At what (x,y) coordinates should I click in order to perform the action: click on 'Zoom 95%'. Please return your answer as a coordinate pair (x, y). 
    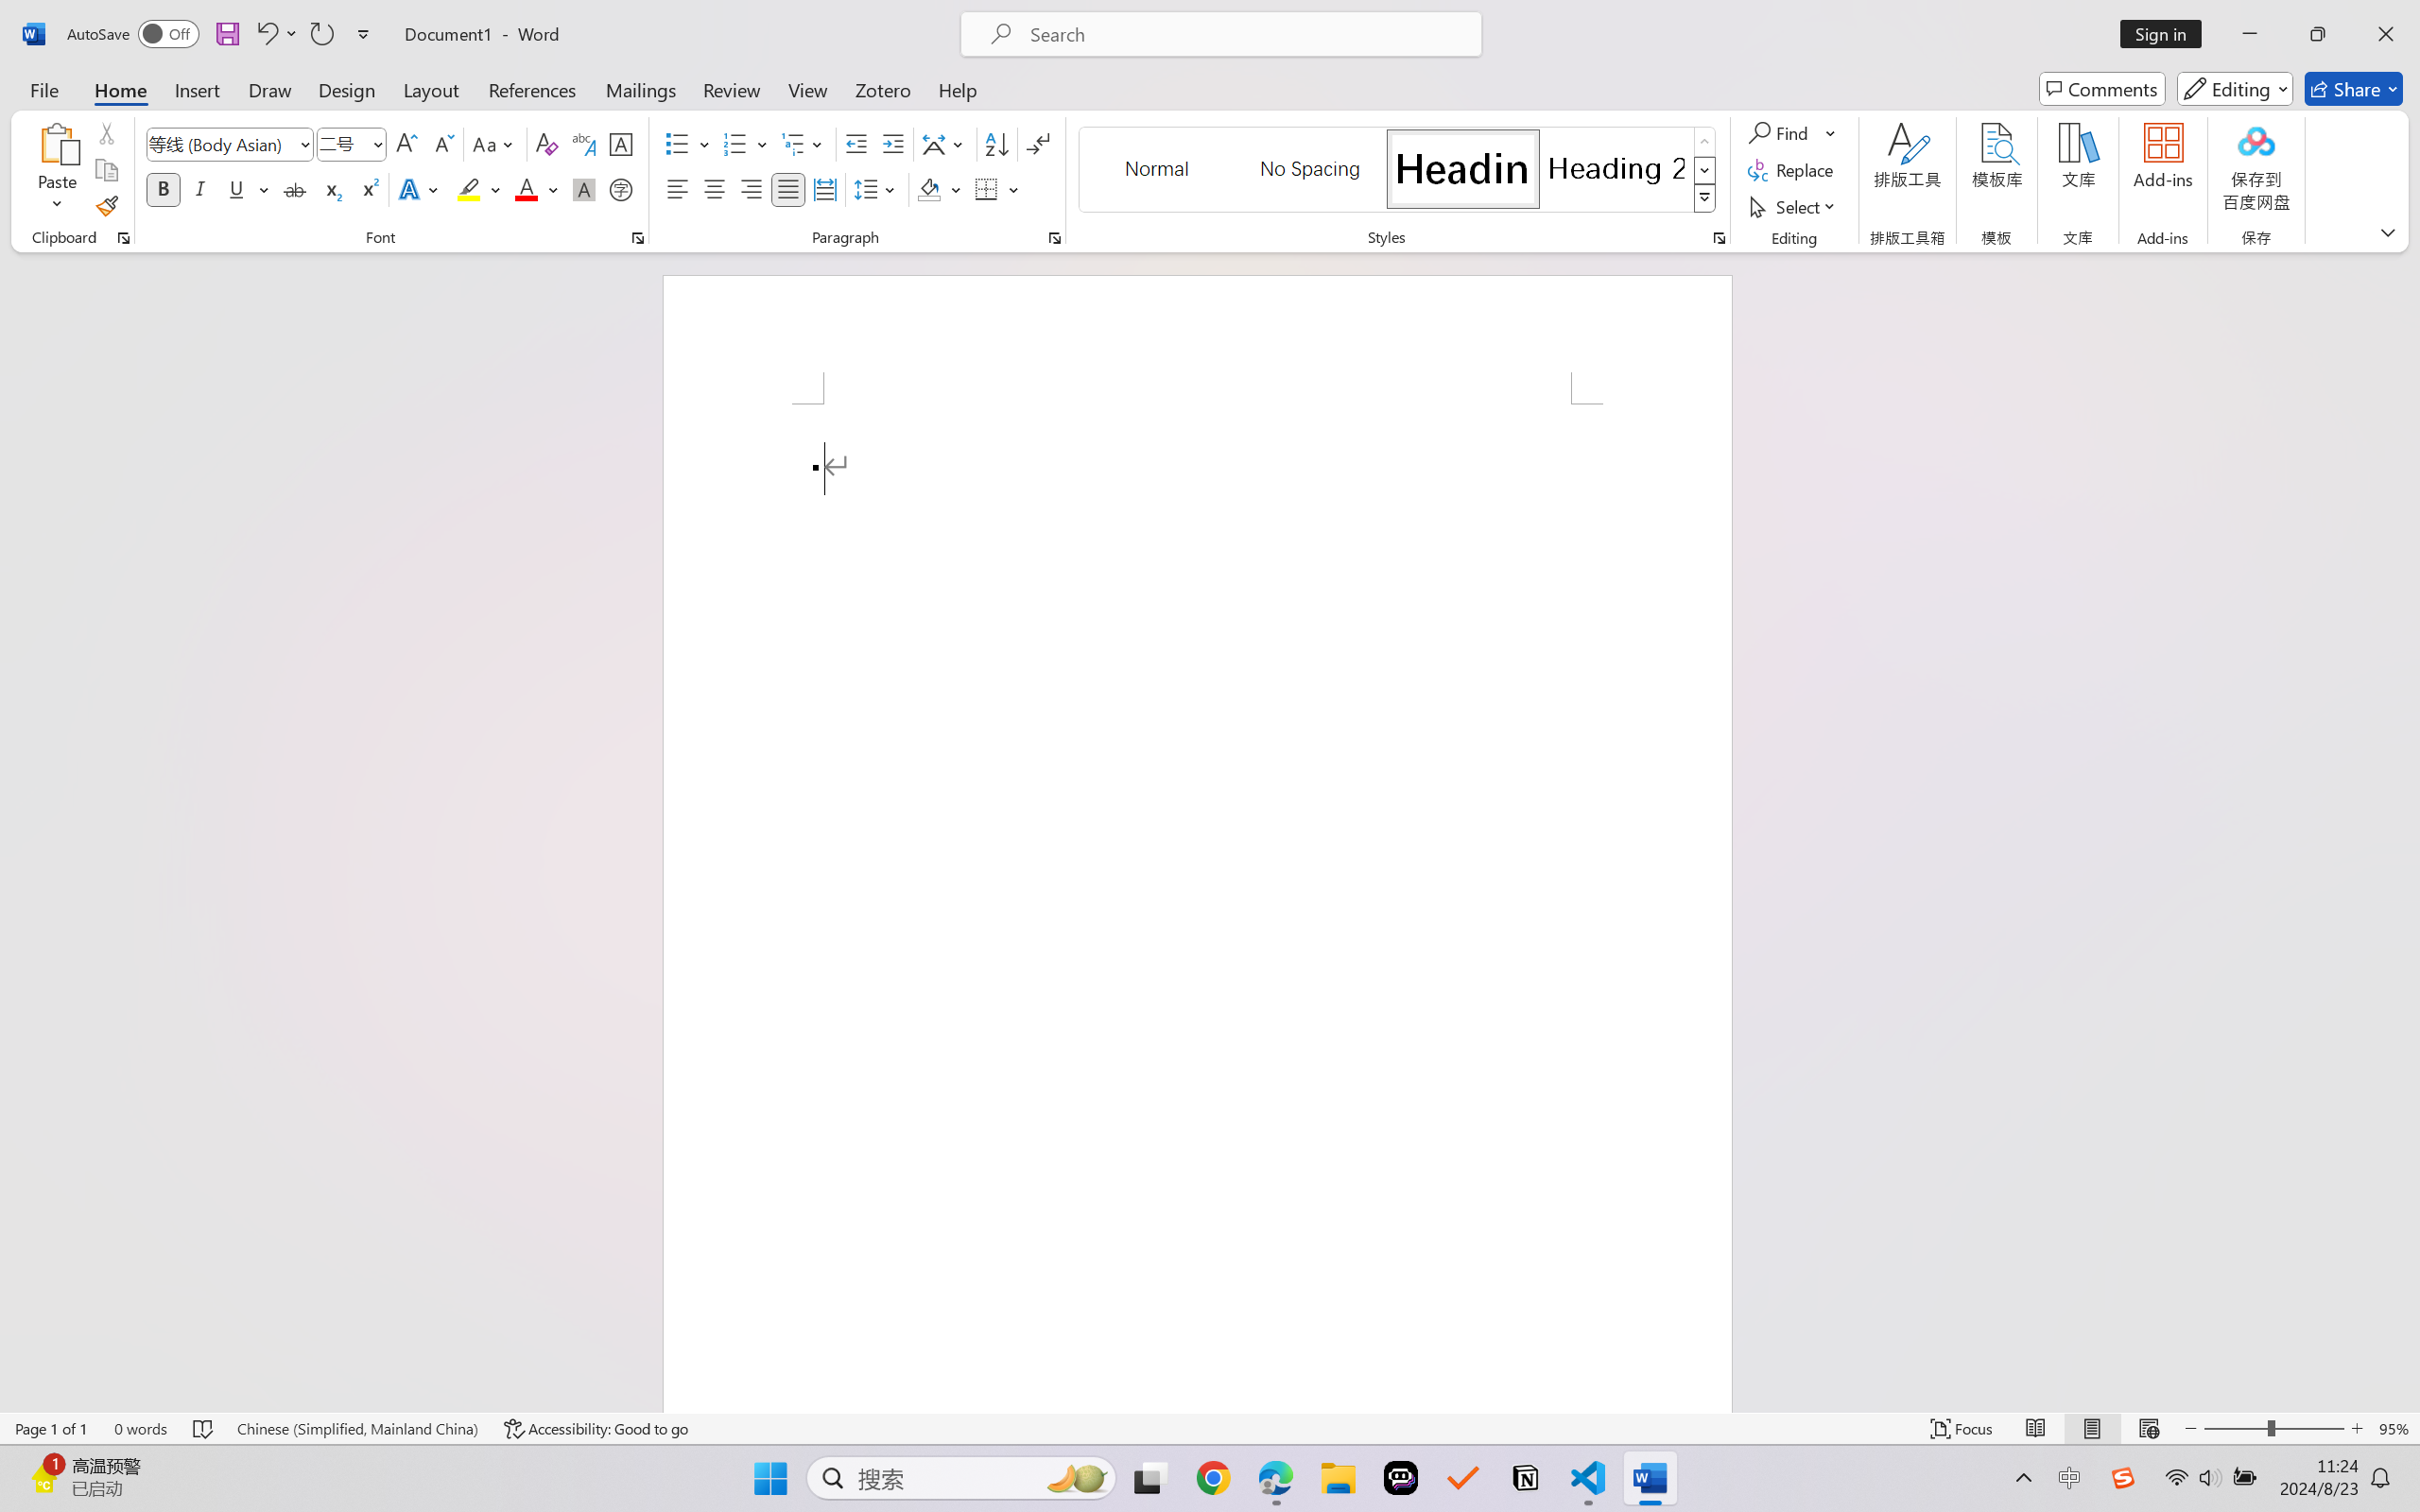
    Looking at the image, I should click on (2394, 1428).